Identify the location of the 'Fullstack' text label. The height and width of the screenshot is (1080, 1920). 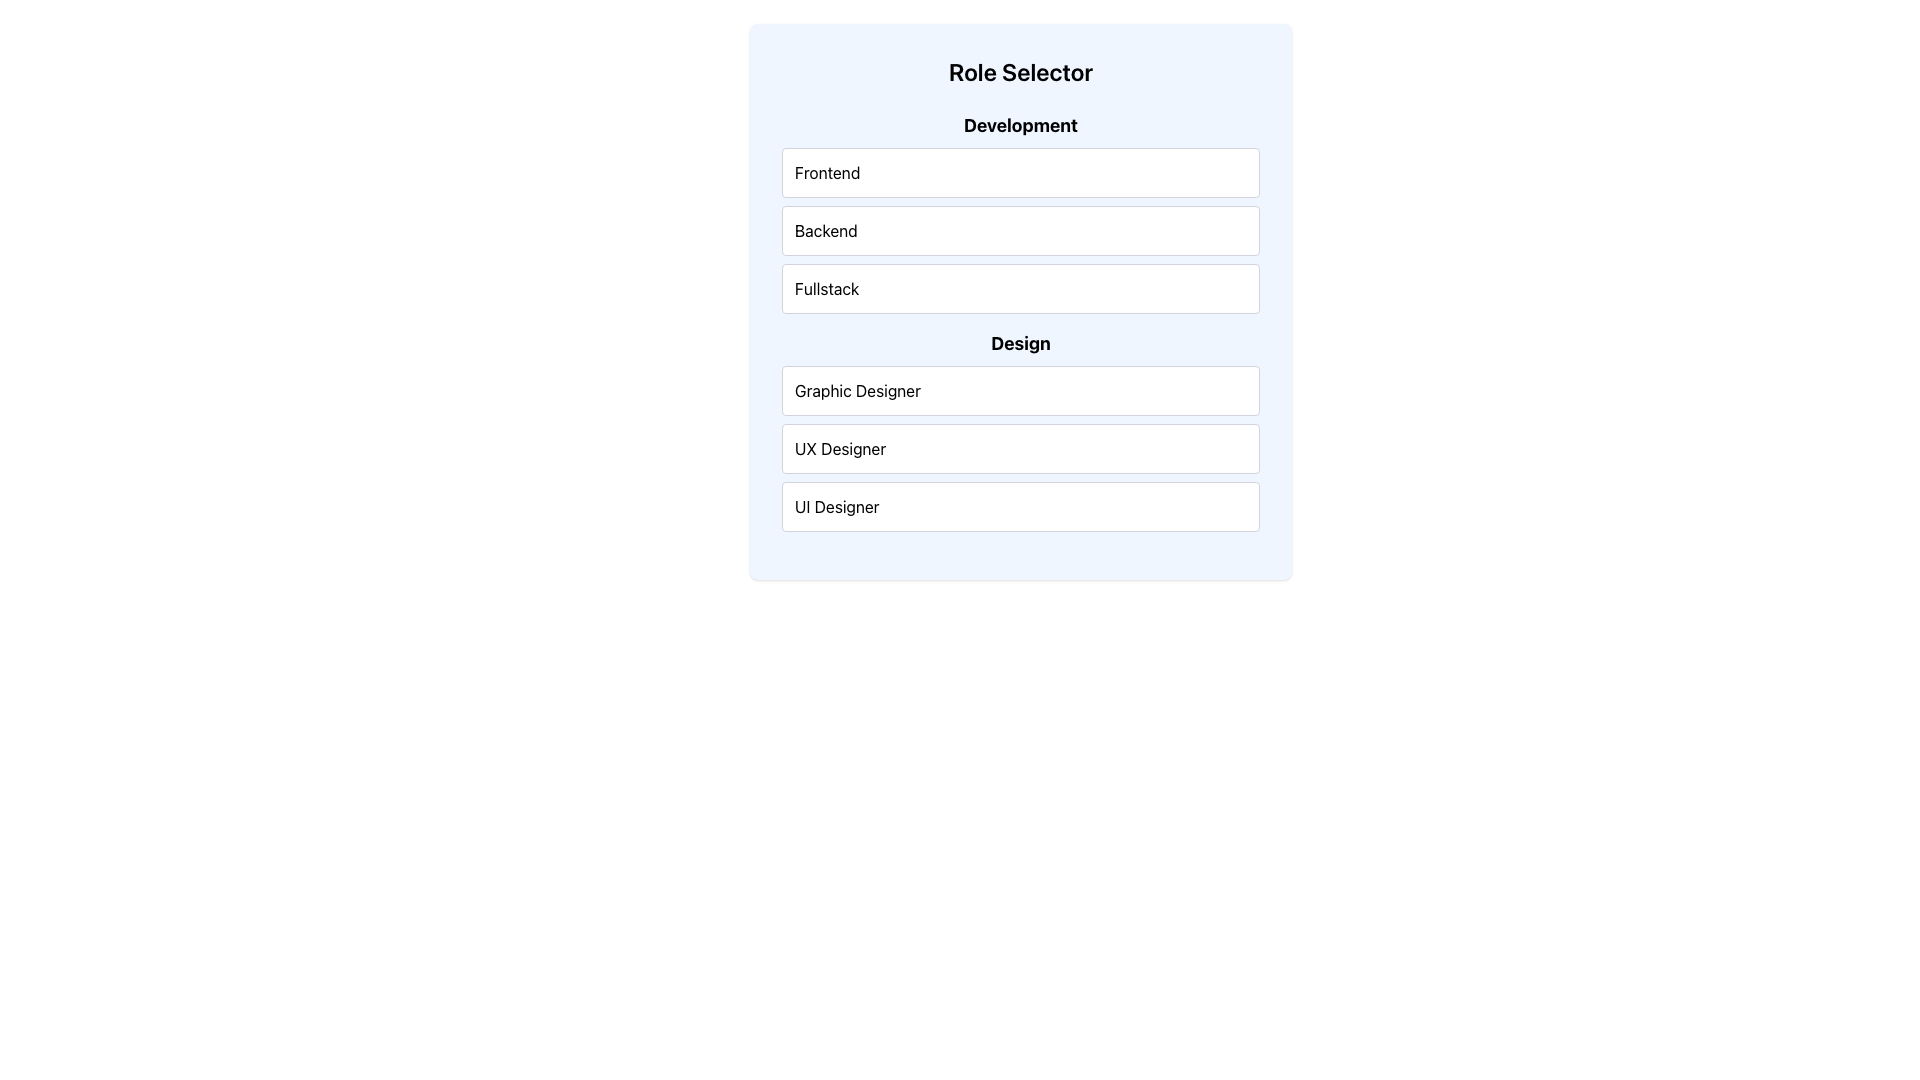
(827, 289).